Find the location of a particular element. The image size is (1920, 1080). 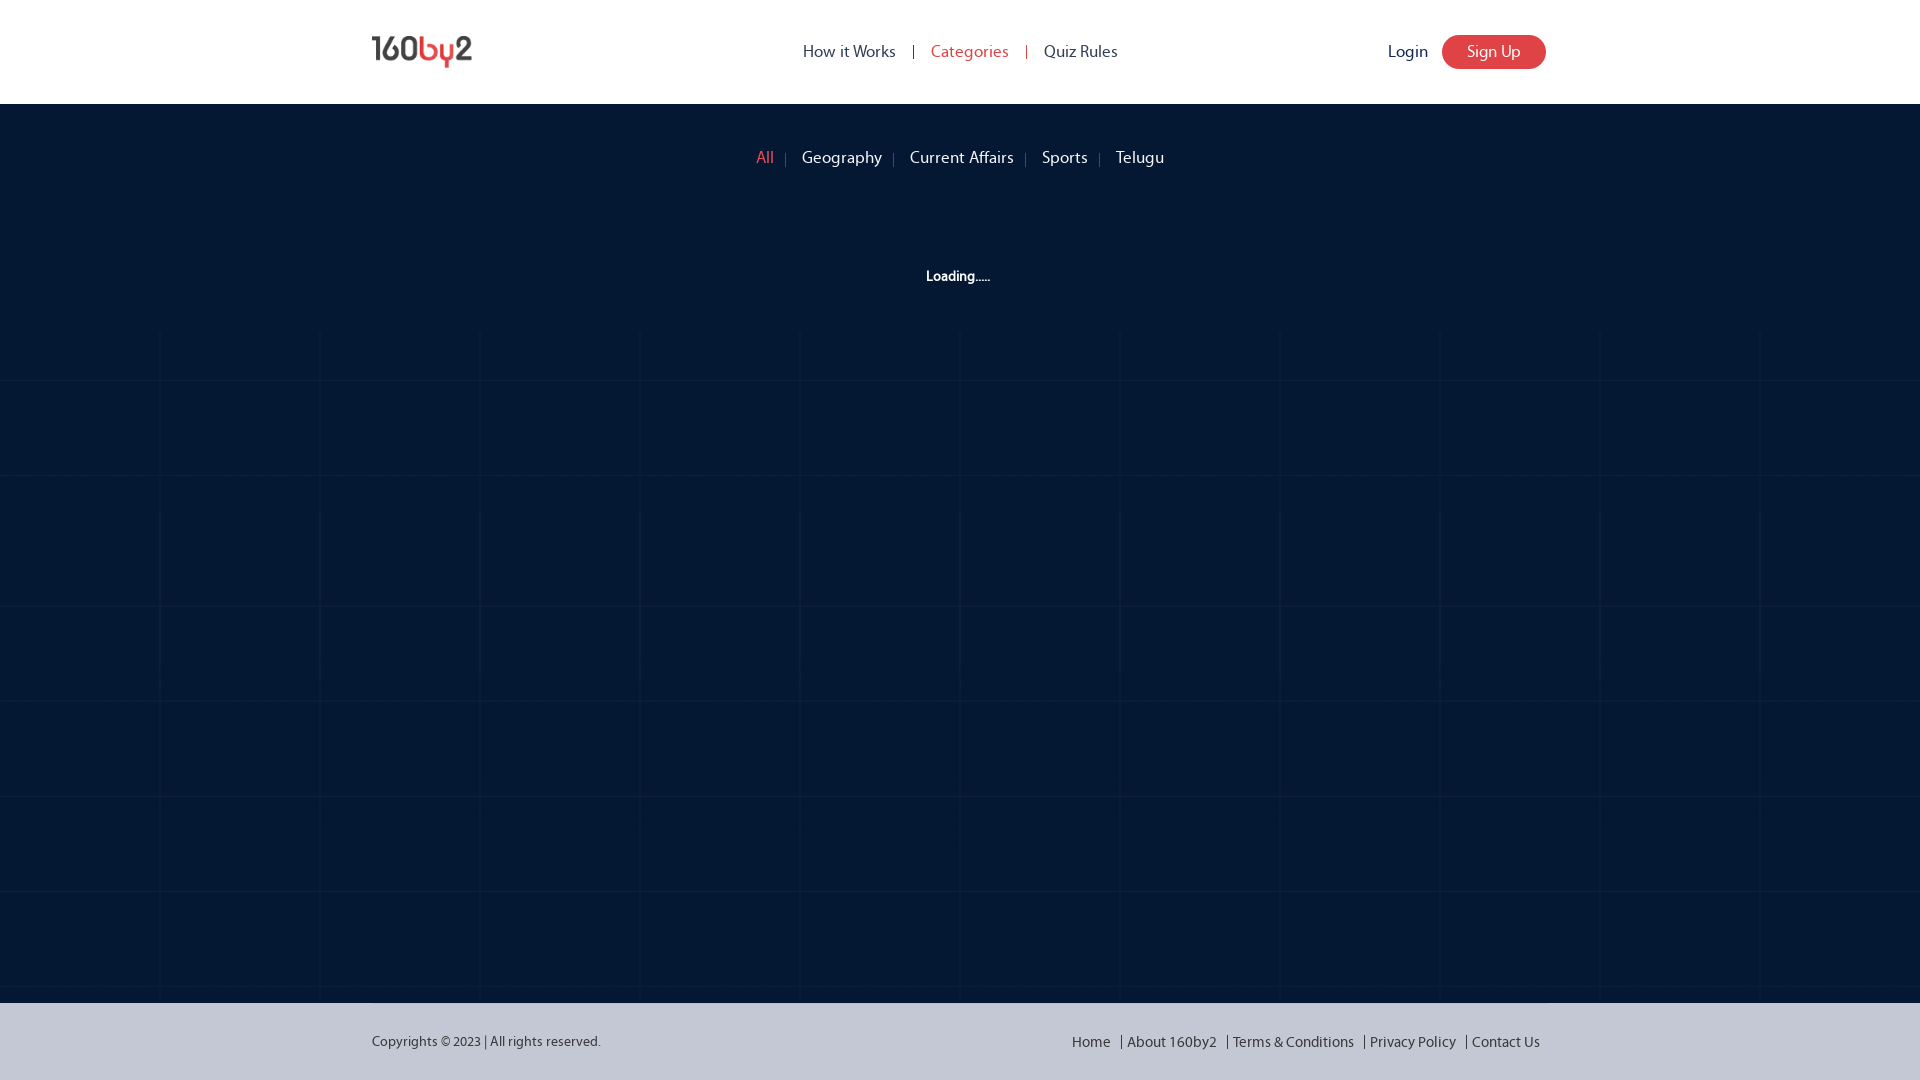

'Current Affairs' is located at coordinates (961, 152).